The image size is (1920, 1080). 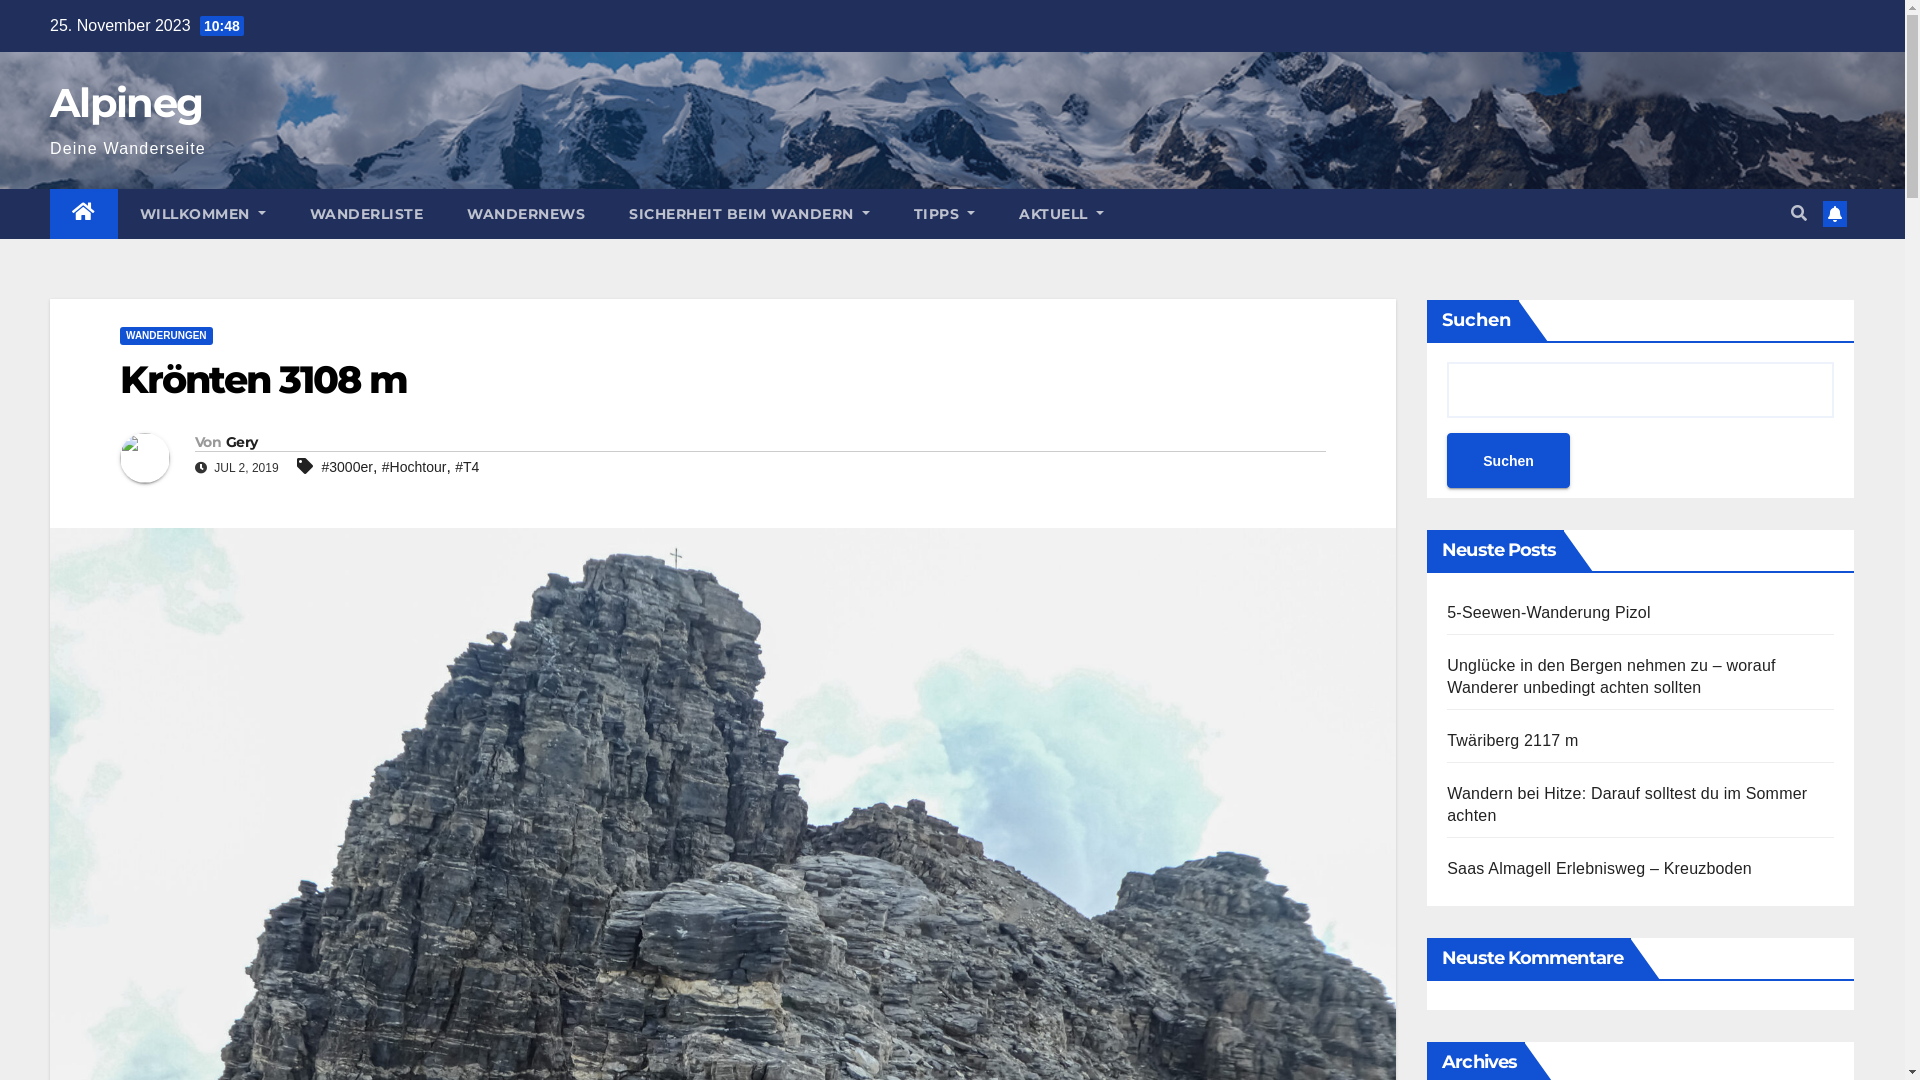 I want to click on 'WILLKOMMEN', so click(x=202, y=213).